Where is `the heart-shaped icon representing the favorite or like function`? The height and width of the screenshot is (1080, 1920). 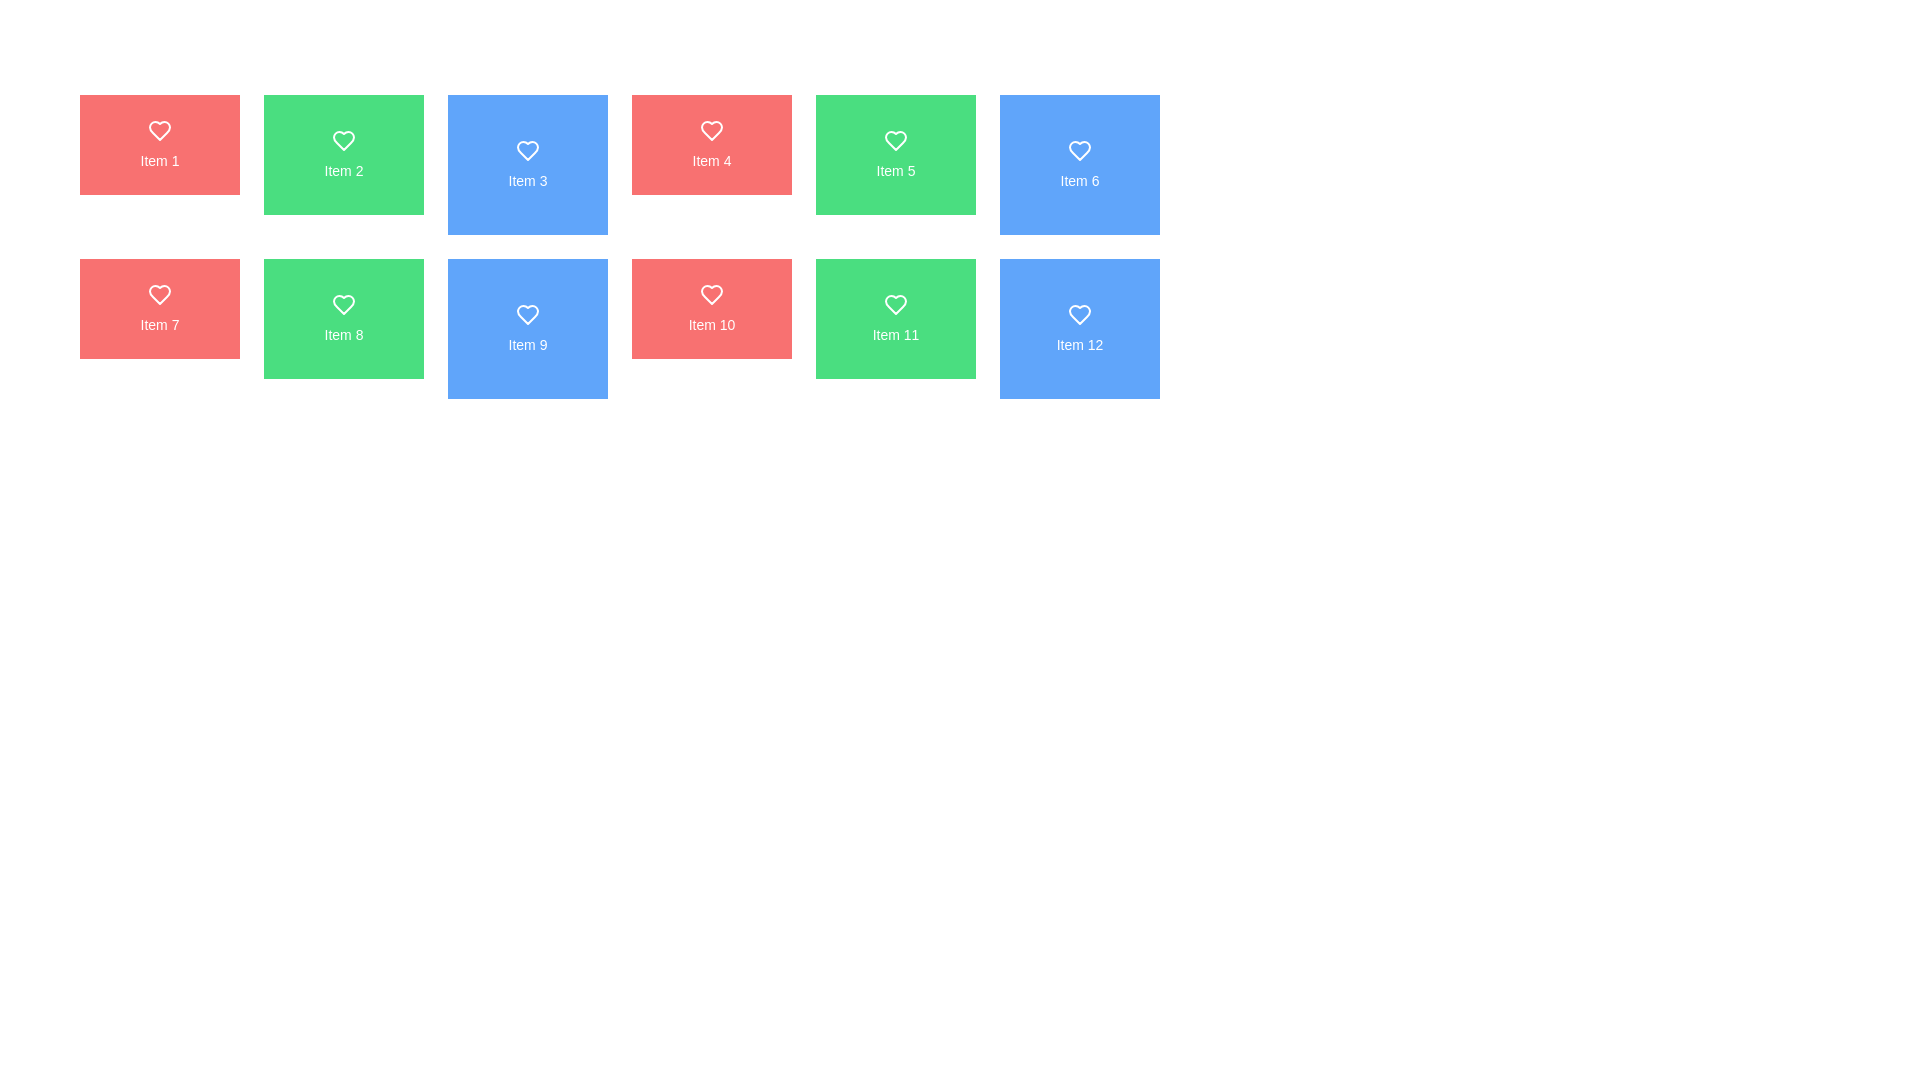 the heart-shaped icon representing the favorite or like function is located at coordinates (158, 294).